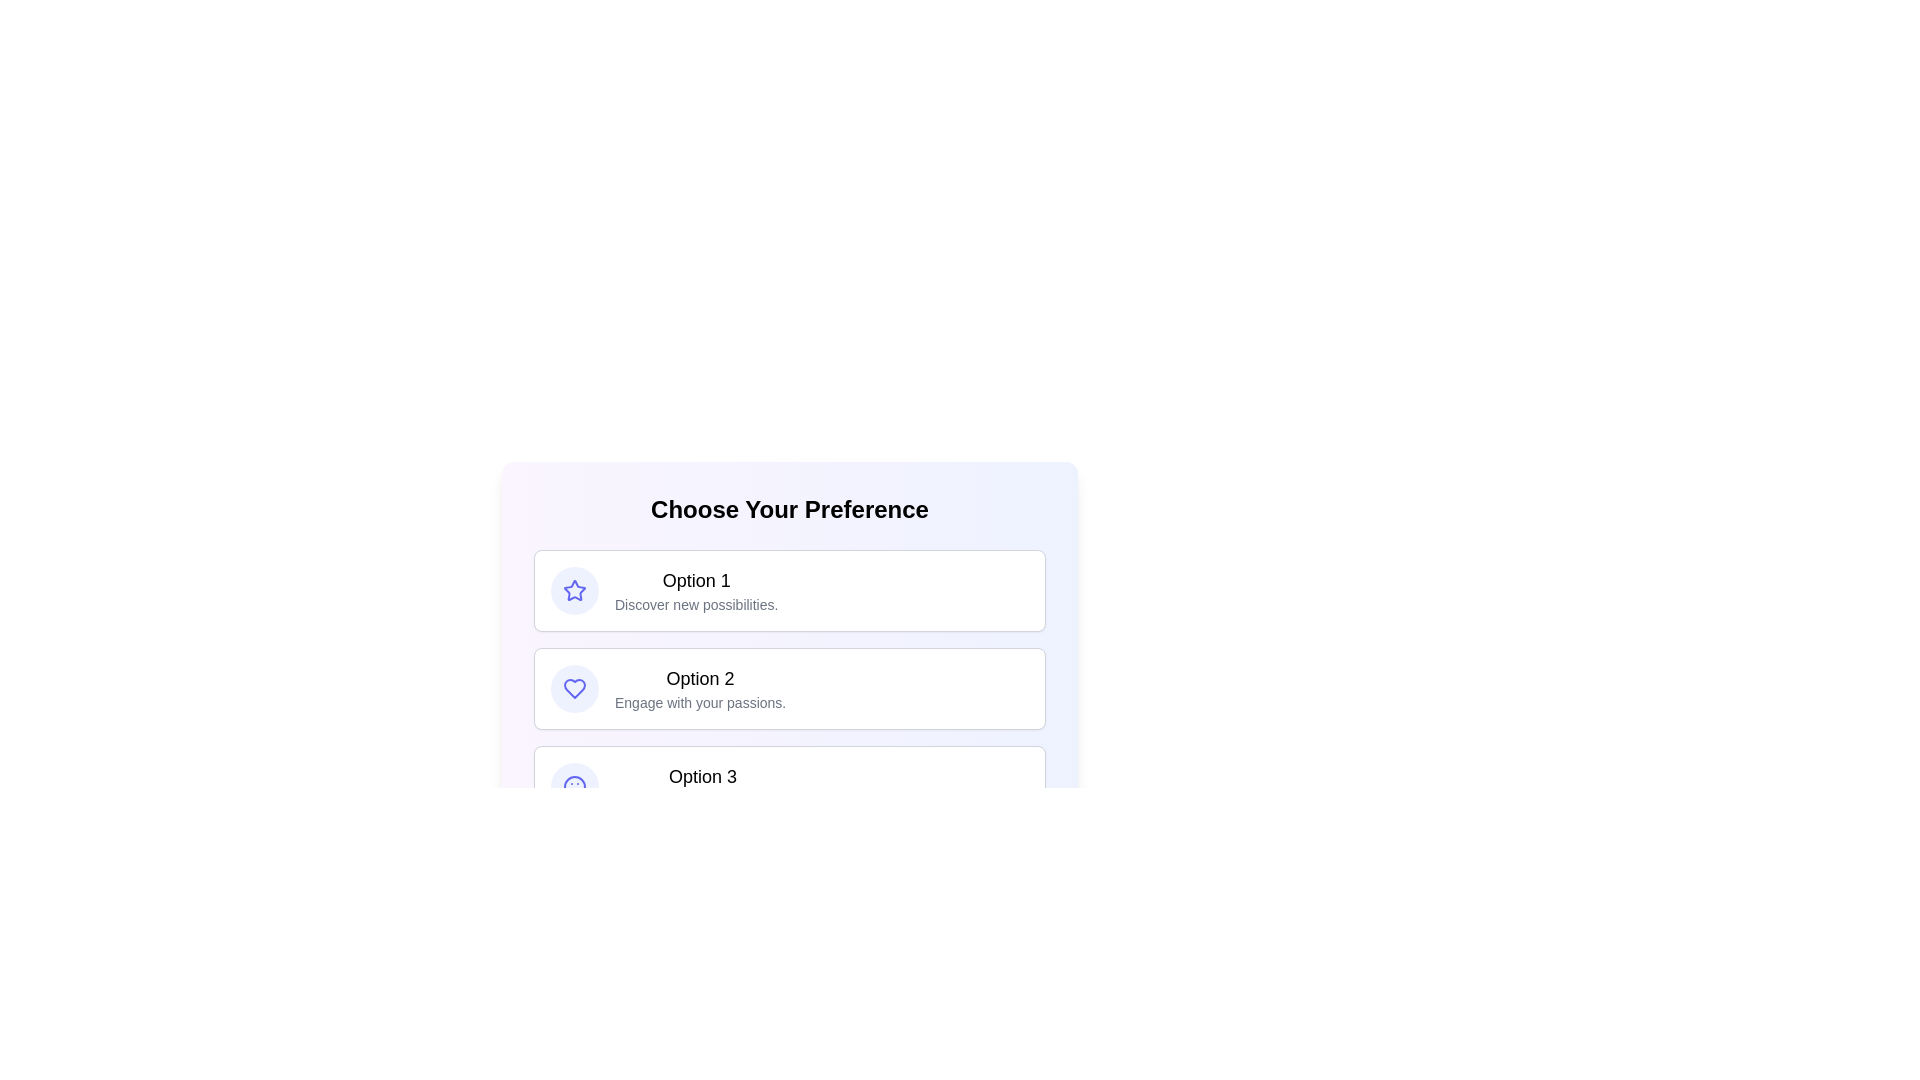 Image resolution: width=1920 pixels, height=1080 pixels. I want to click on the circular Icon button with a light-indigo background and a heart icon outlined in indigo, located in the left section of the 'Option 2' card, so click(574, 688).